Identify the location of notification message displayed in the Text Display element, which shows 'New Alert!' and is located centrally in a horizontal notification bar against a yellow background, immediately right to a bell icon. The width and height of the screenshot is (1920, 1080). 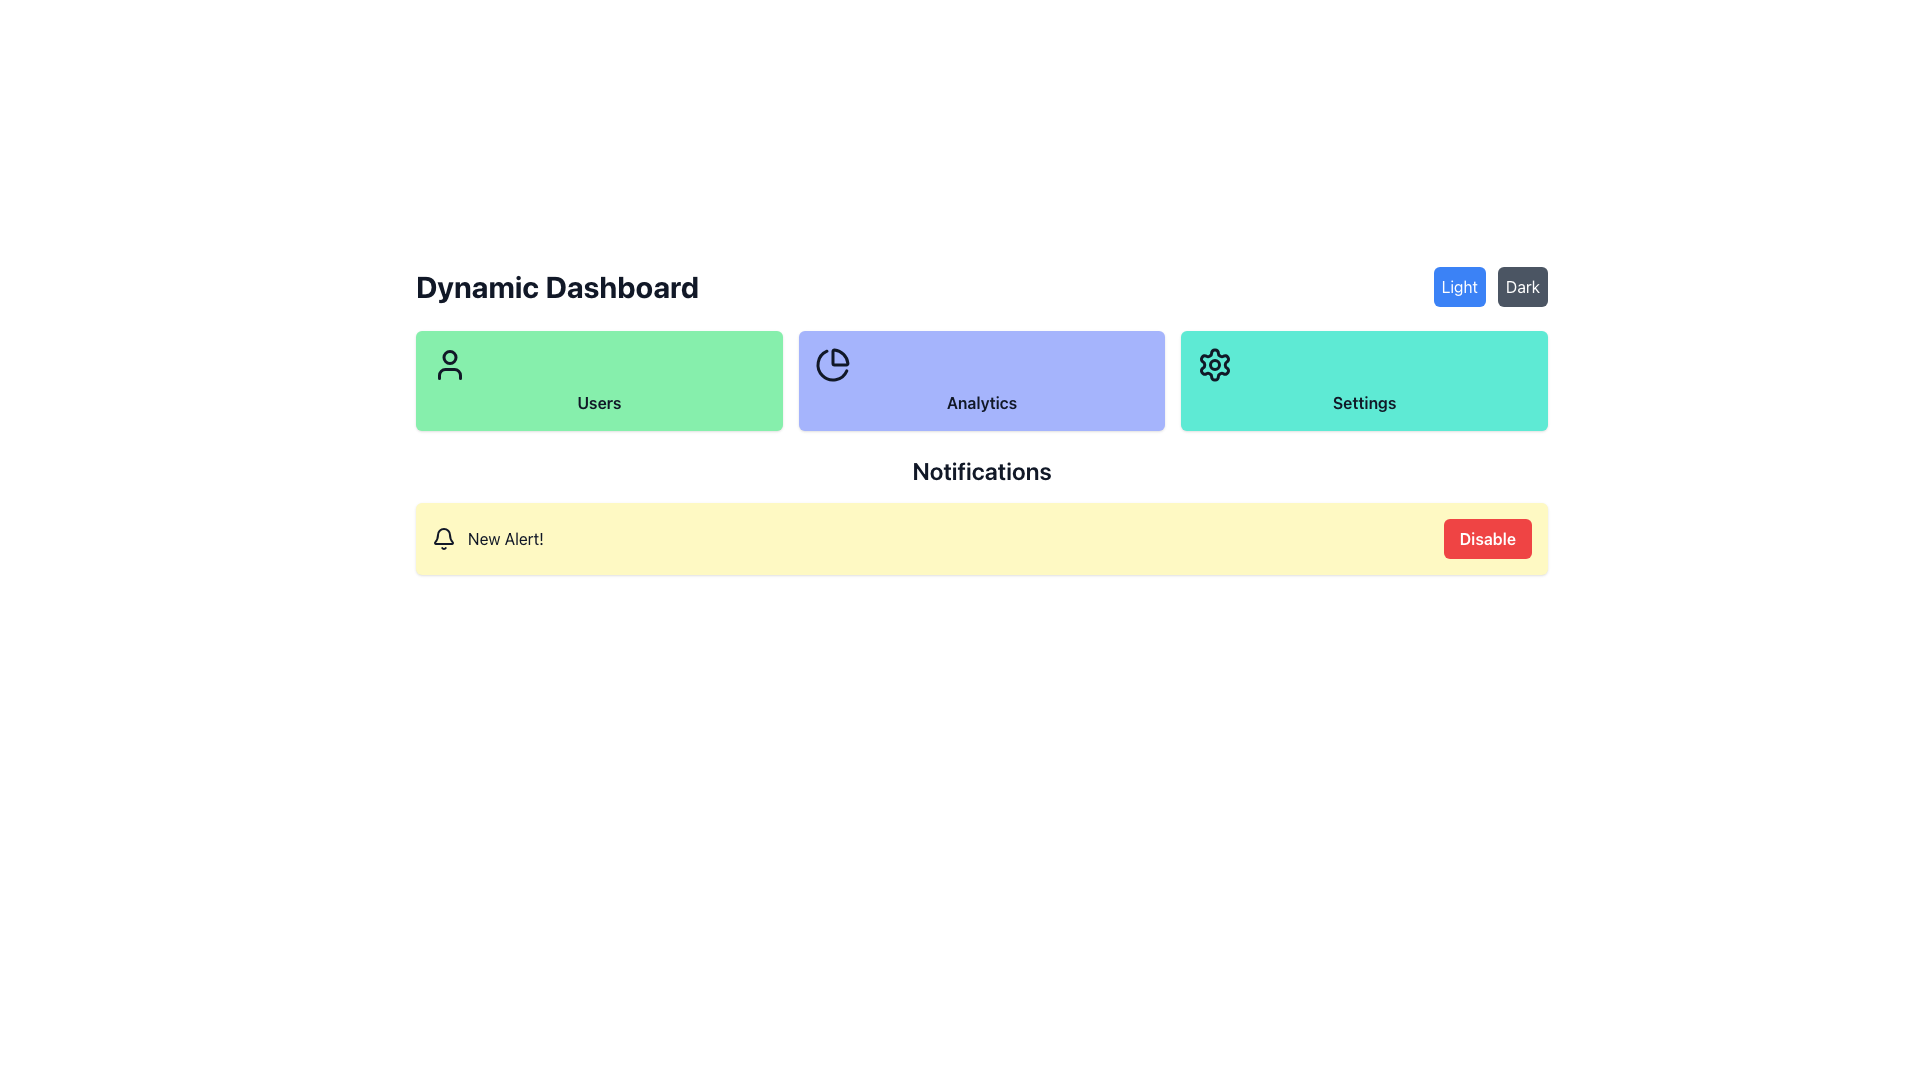
(505, 538).